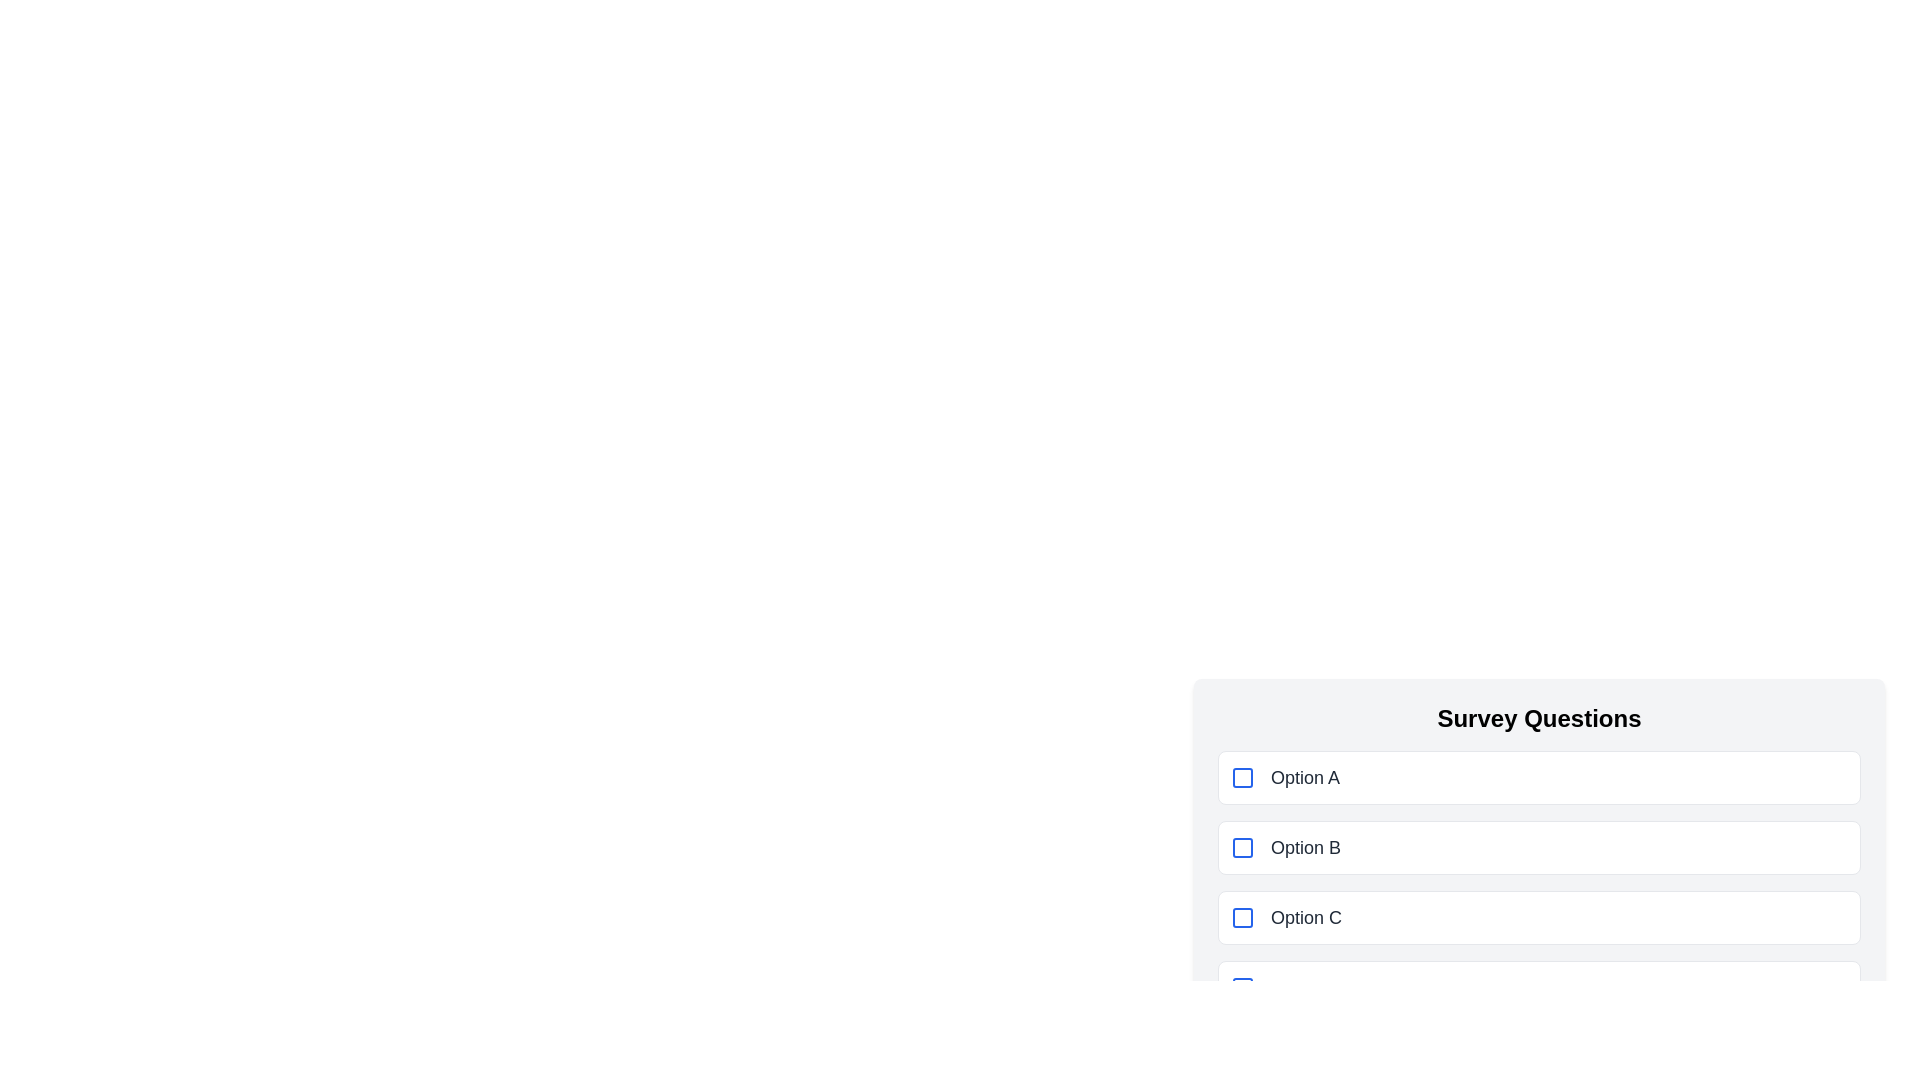 Image resolution: width=1920 pixels, height=1080 pixels. Describe the element at coordinates (1242, 848) in the screenshot. I see `the blue-bordered checkbox located to the left of the label 'Option B' to mark it` at that location.